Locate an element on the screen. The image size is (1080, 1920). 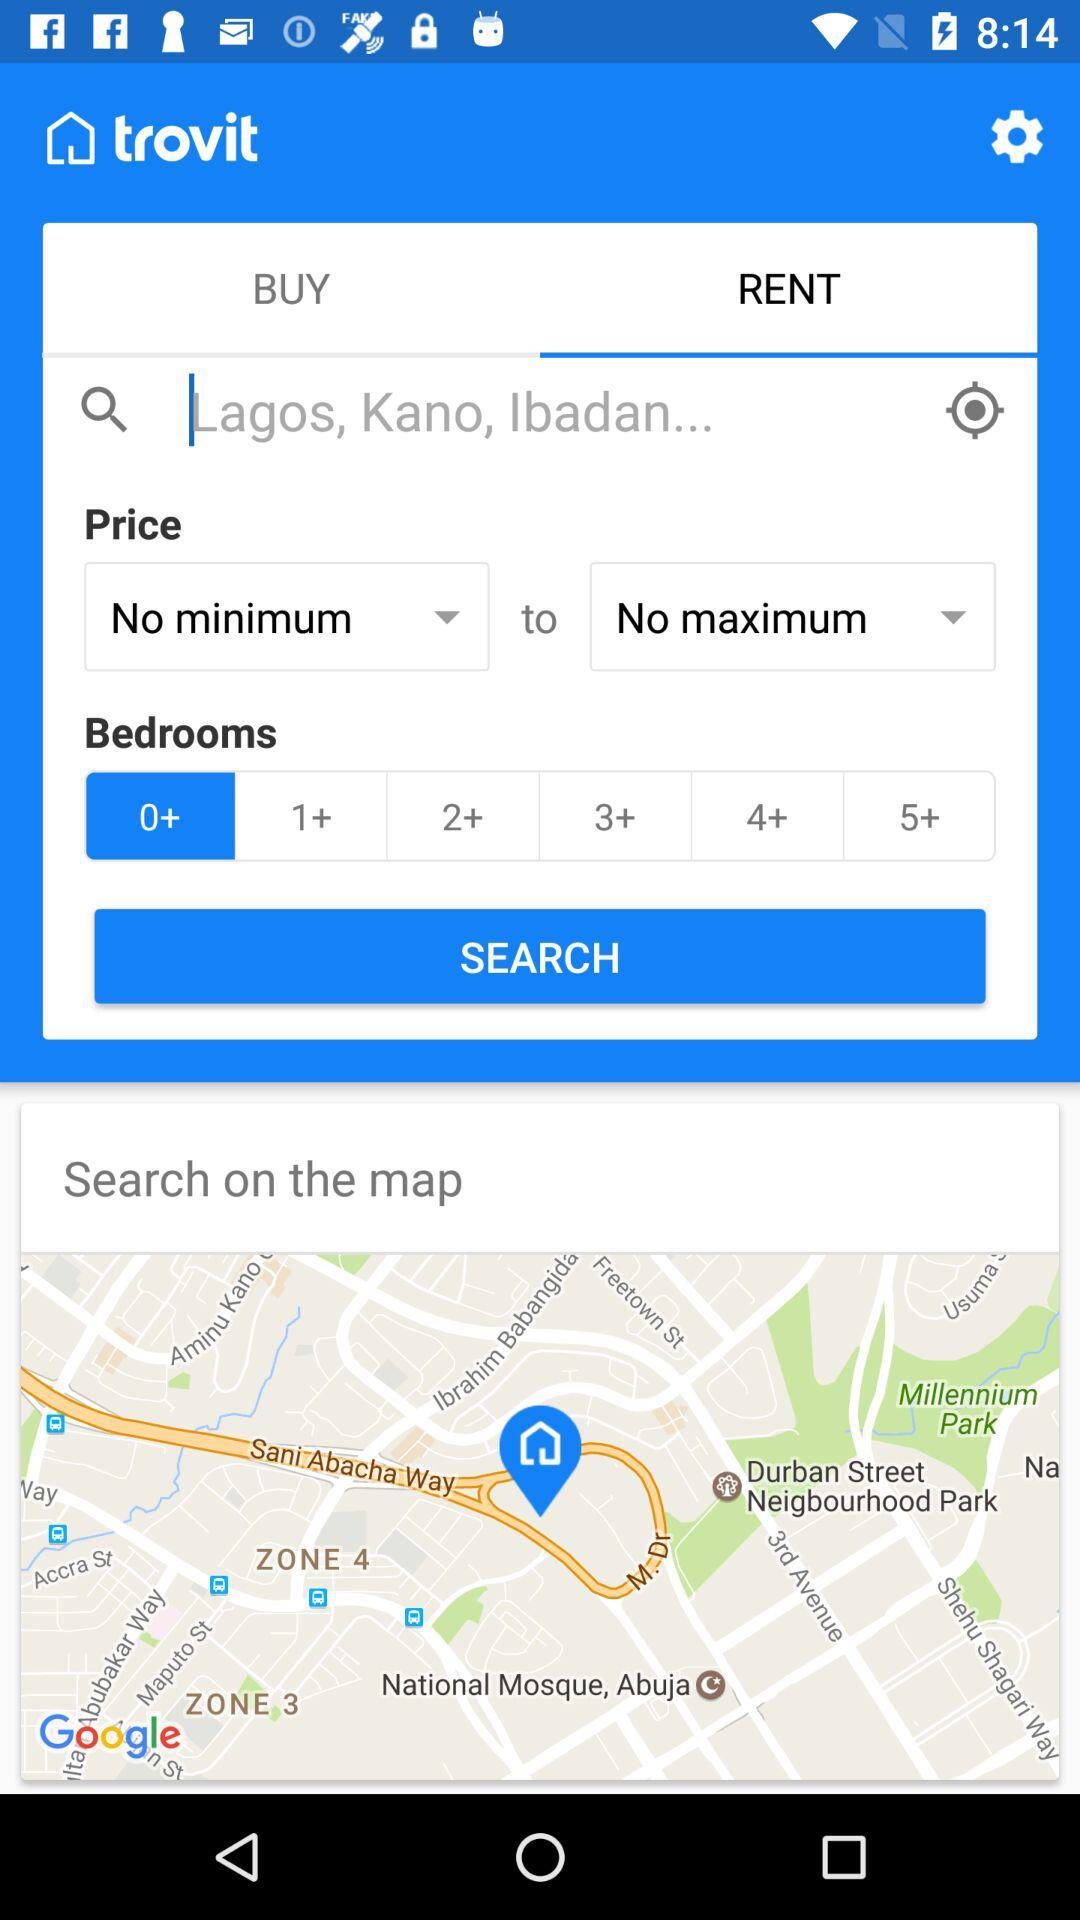
have the app autofill your current location is located at coordinates (974, 409).